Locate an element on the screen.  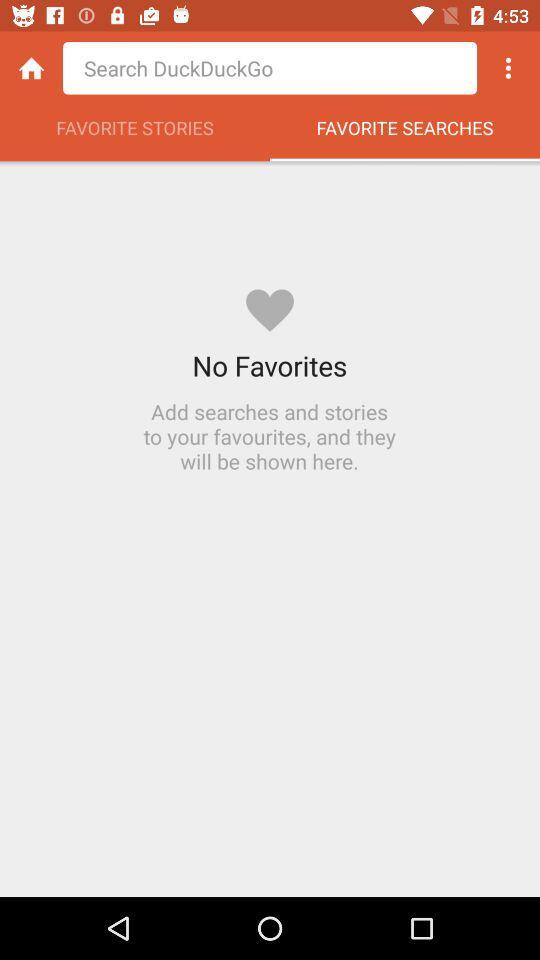
the app above the favorite stories is located at coordinates (270, 68).